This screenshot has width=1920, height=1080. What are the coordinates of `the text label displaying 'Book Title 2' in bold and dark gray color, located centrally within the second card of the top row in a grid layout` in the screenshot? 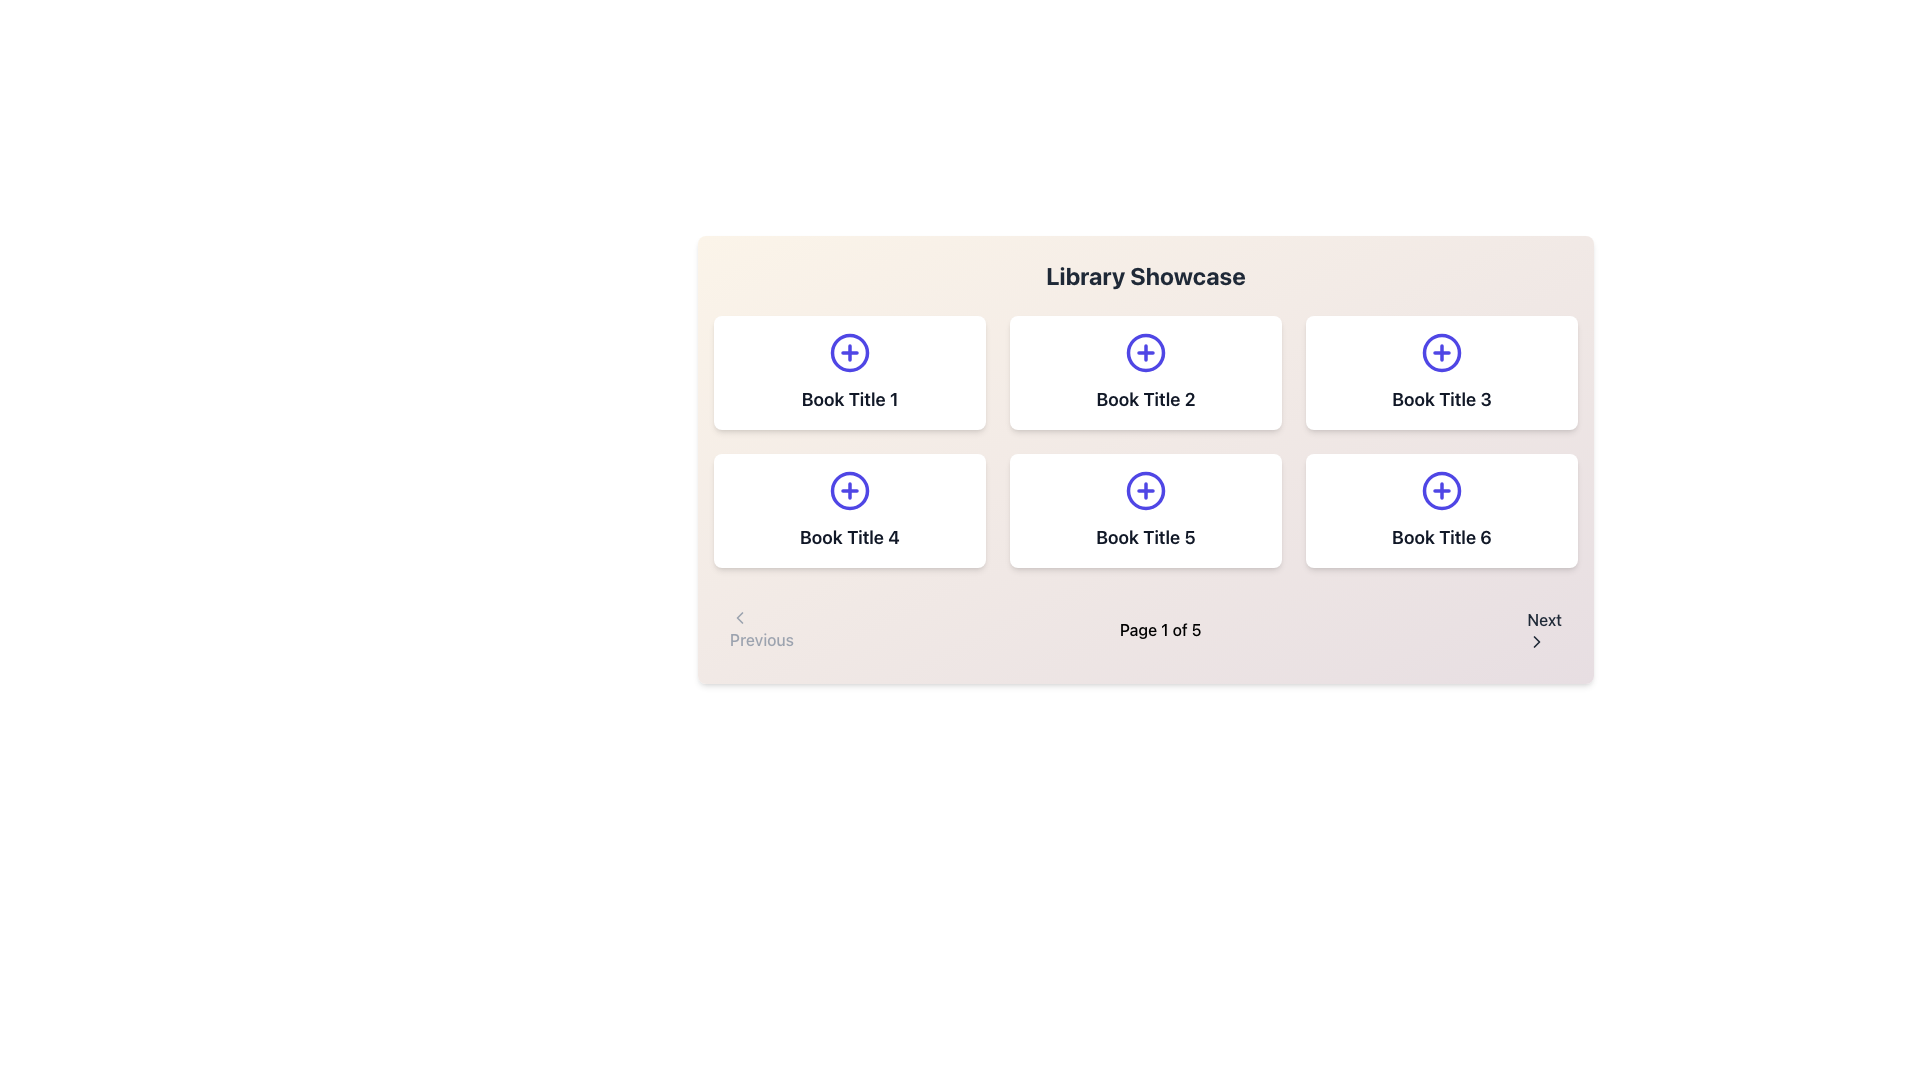 It's located at (1146, 400).